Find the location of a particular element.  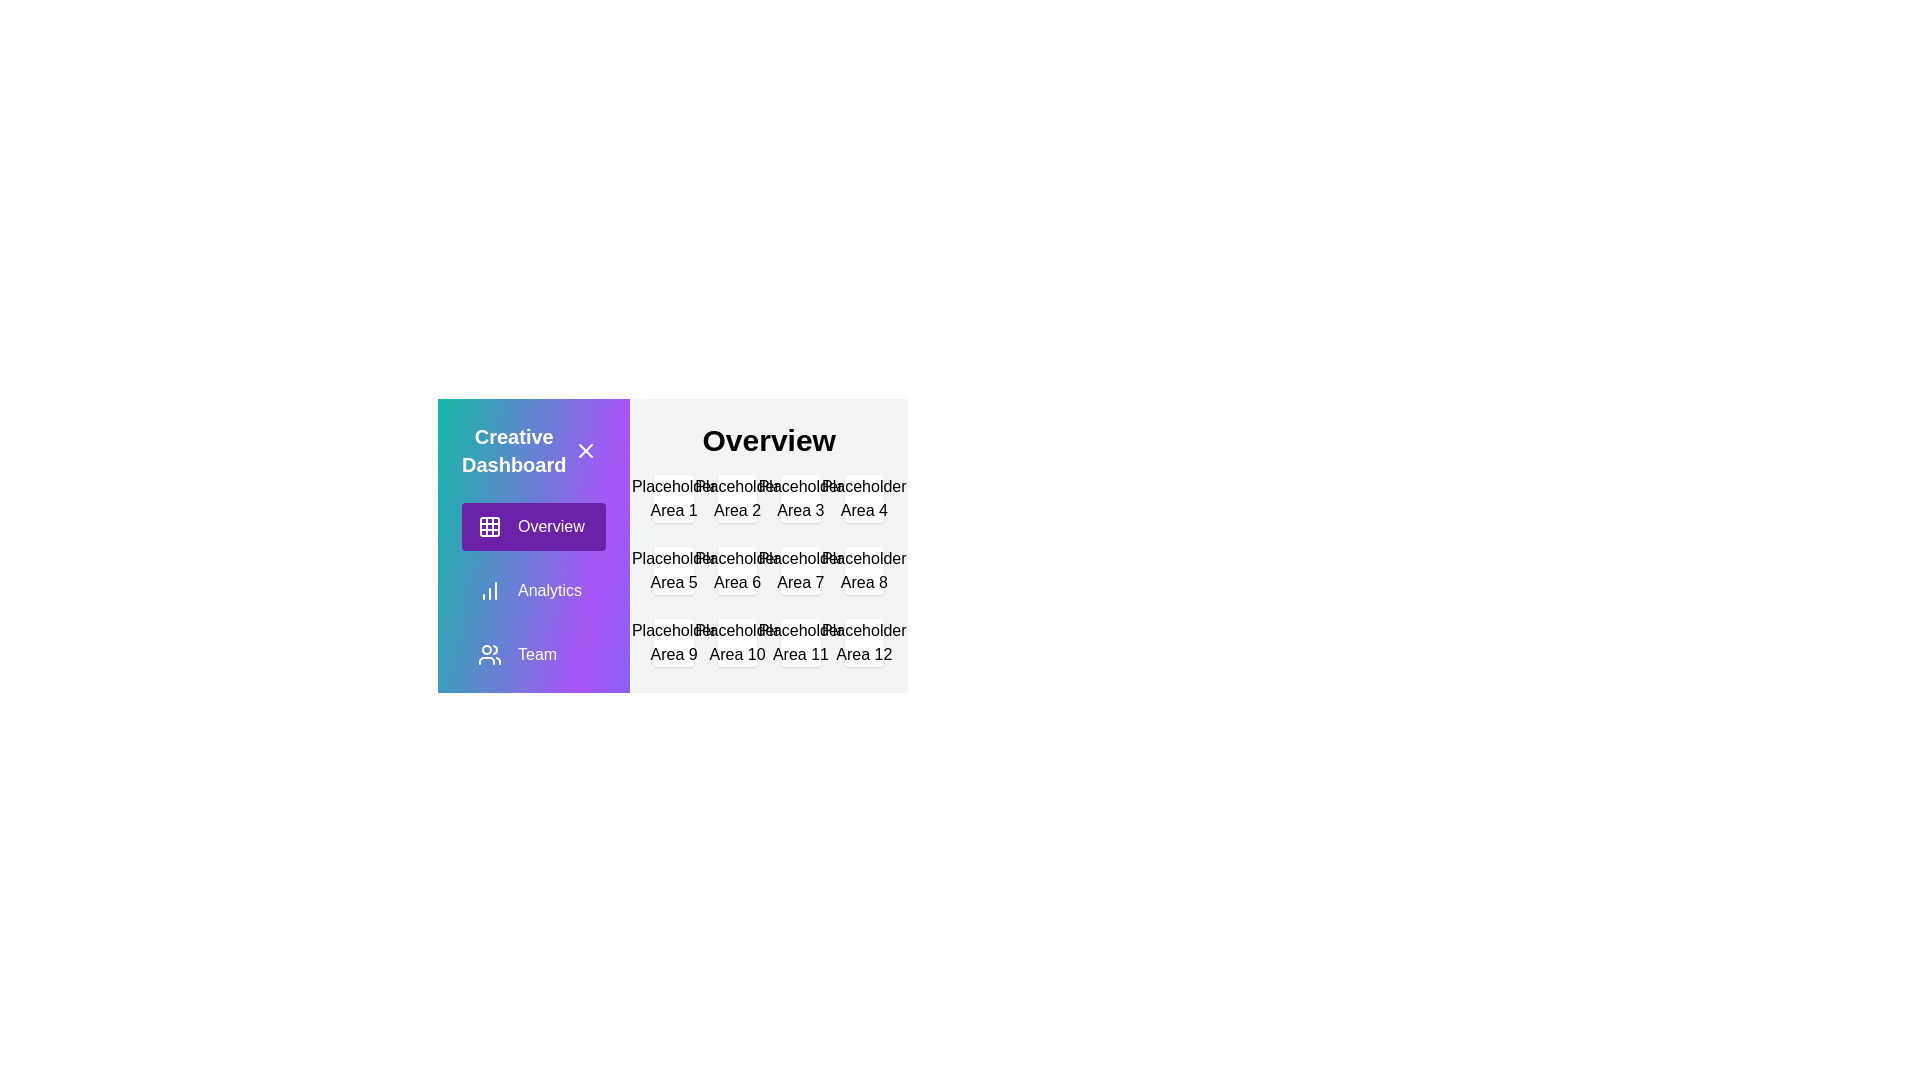

the header text 'Creative Dashboard' is located at coordinates (533, 451).